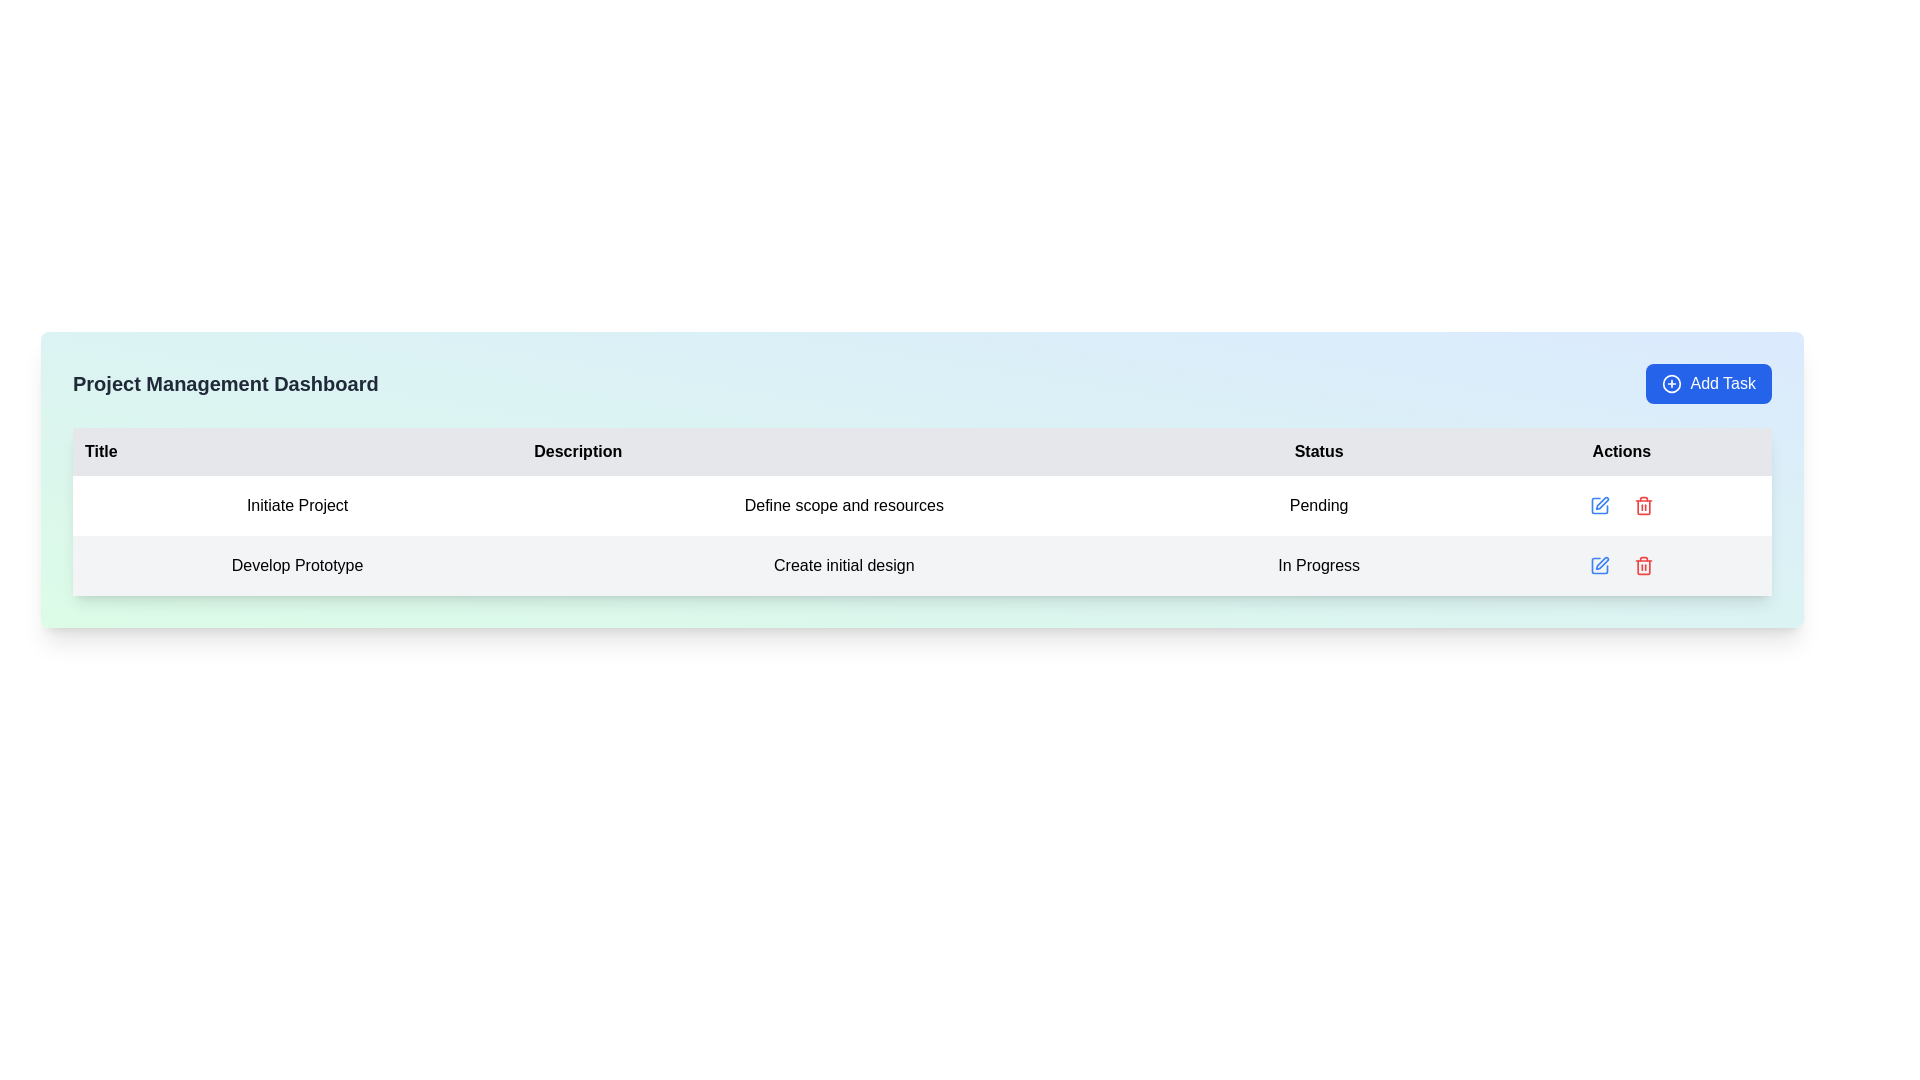 The height and width of the screenshot is (1080, 1920). What do you see at coordinates (1672, 384) in the screenshot?
I see `the decorative icon located on the leftmost side of the 'Add Task' button in the top-right corner of the interface, which emphasizes the button's purpose as a call-to-action for adding tasks` at bounding box center [1672, 384].